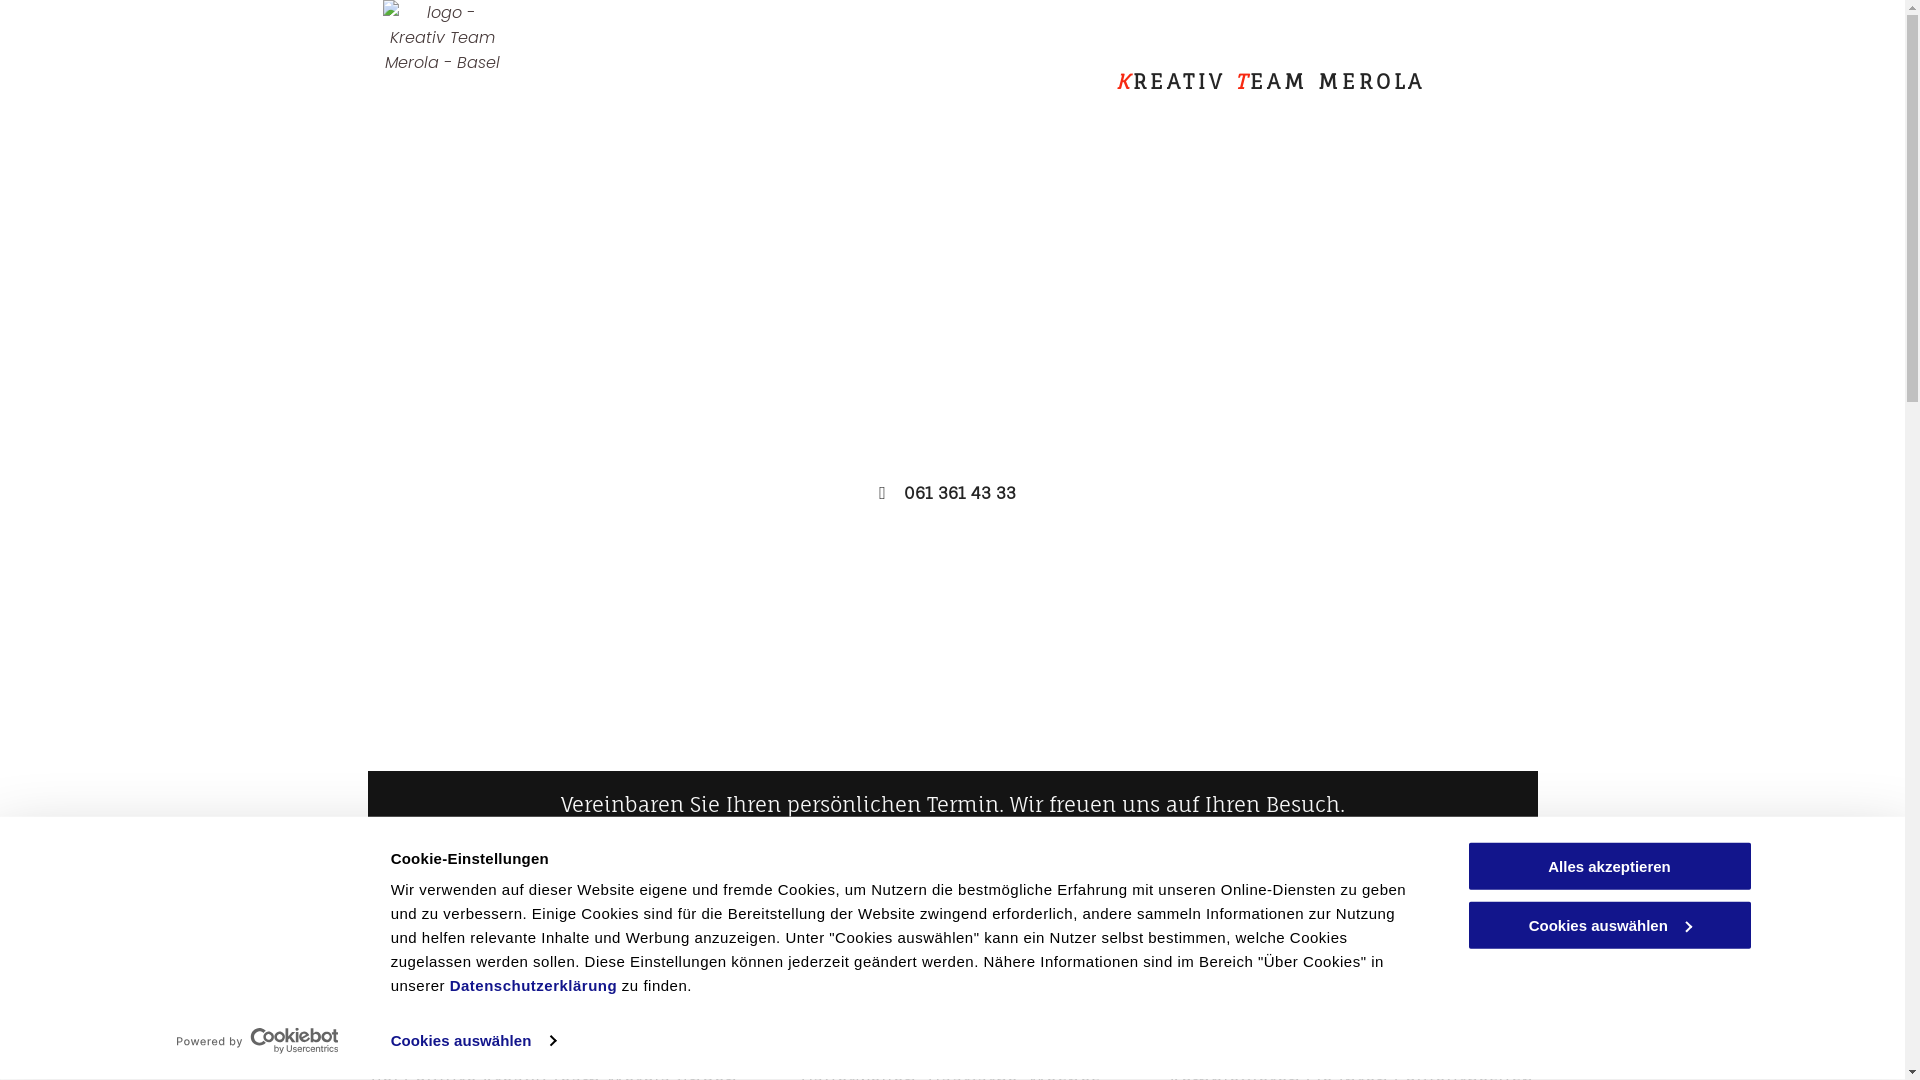 The width and height of the screenshot is (1920, 1080). What do you see at coordinates (1608, 865) in the screenshot?
I see `'Alles akzeptieren'` at bounding box center [1608, 865].